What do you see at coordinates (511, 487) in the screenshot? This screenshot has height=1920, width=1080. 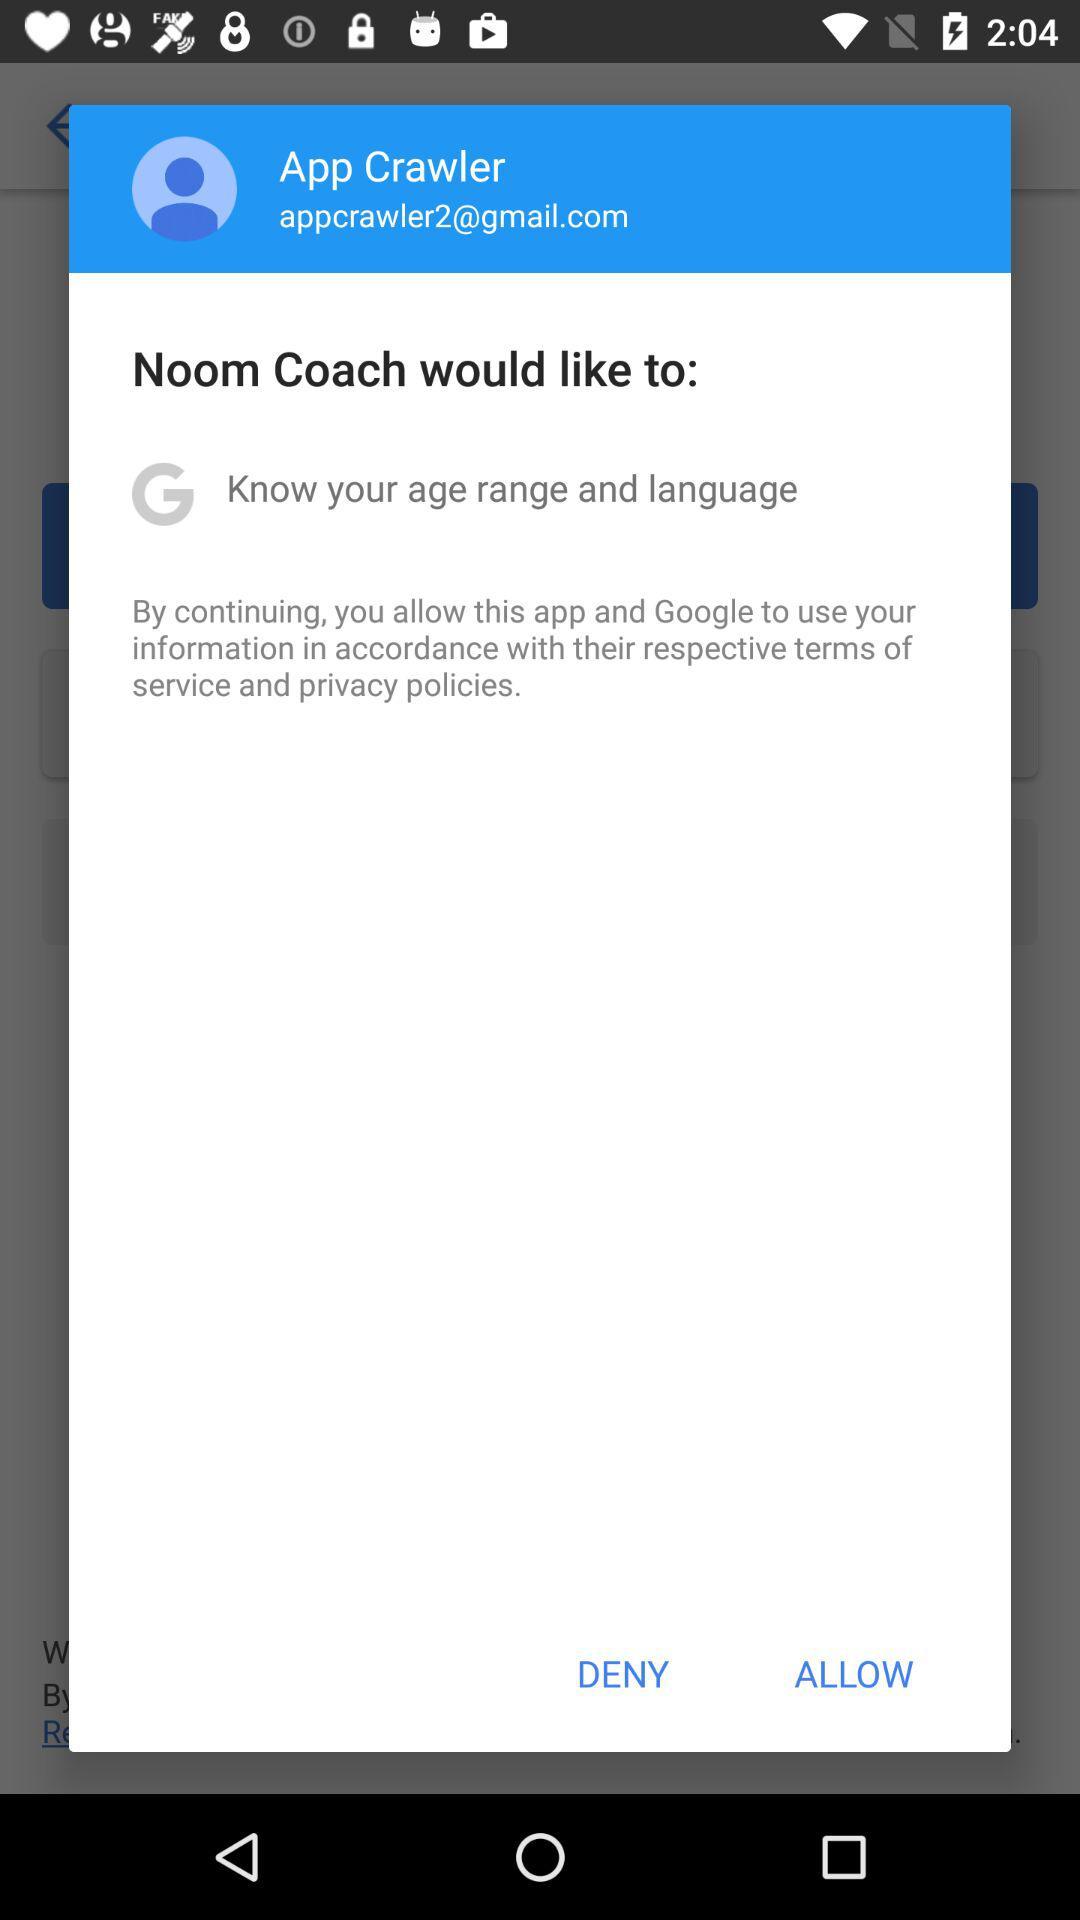 I see `the know your age icon` at bounding box center [511, 487].